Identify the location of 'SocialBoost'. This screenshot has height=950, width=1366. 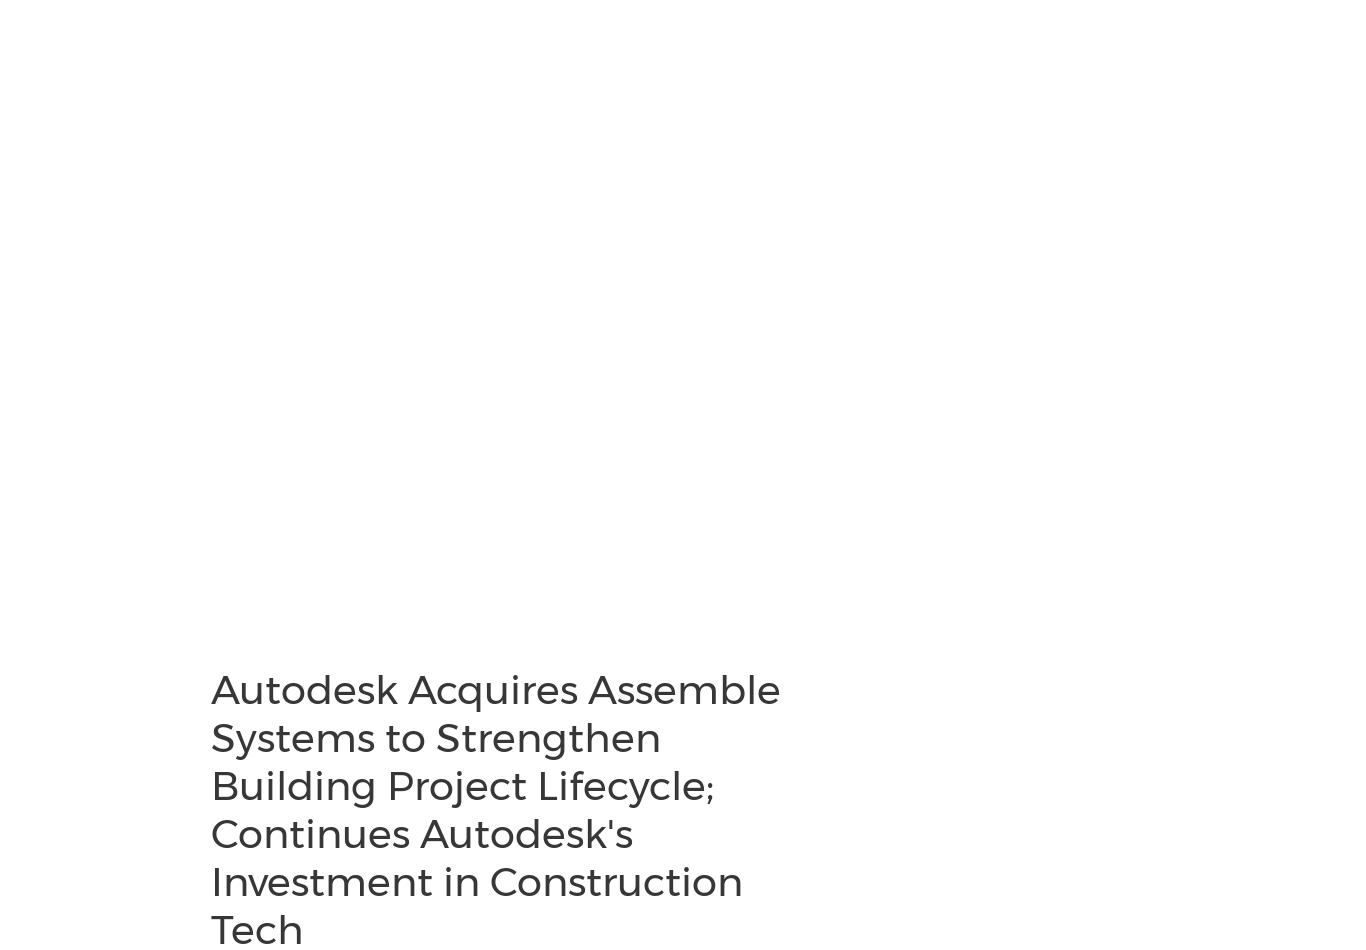
(40, 171).